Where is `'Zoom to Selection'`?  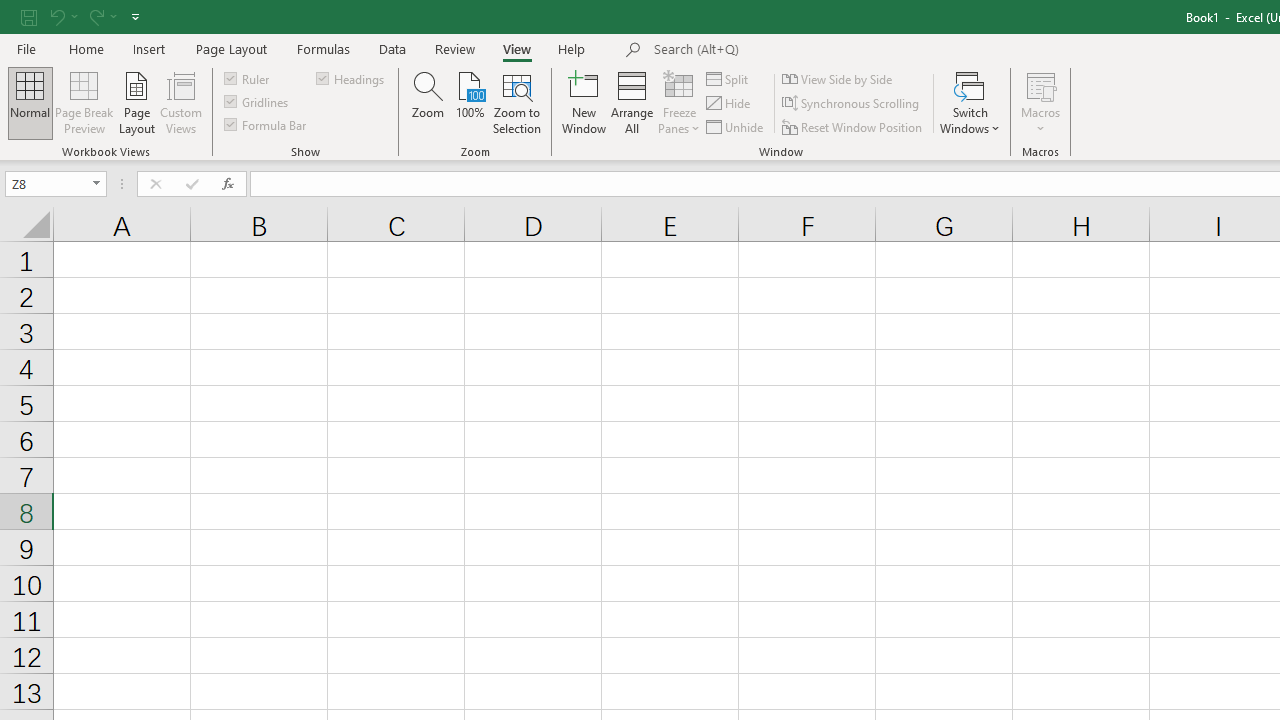 'Zoom to Selection' is located at coordinates (517, 103).